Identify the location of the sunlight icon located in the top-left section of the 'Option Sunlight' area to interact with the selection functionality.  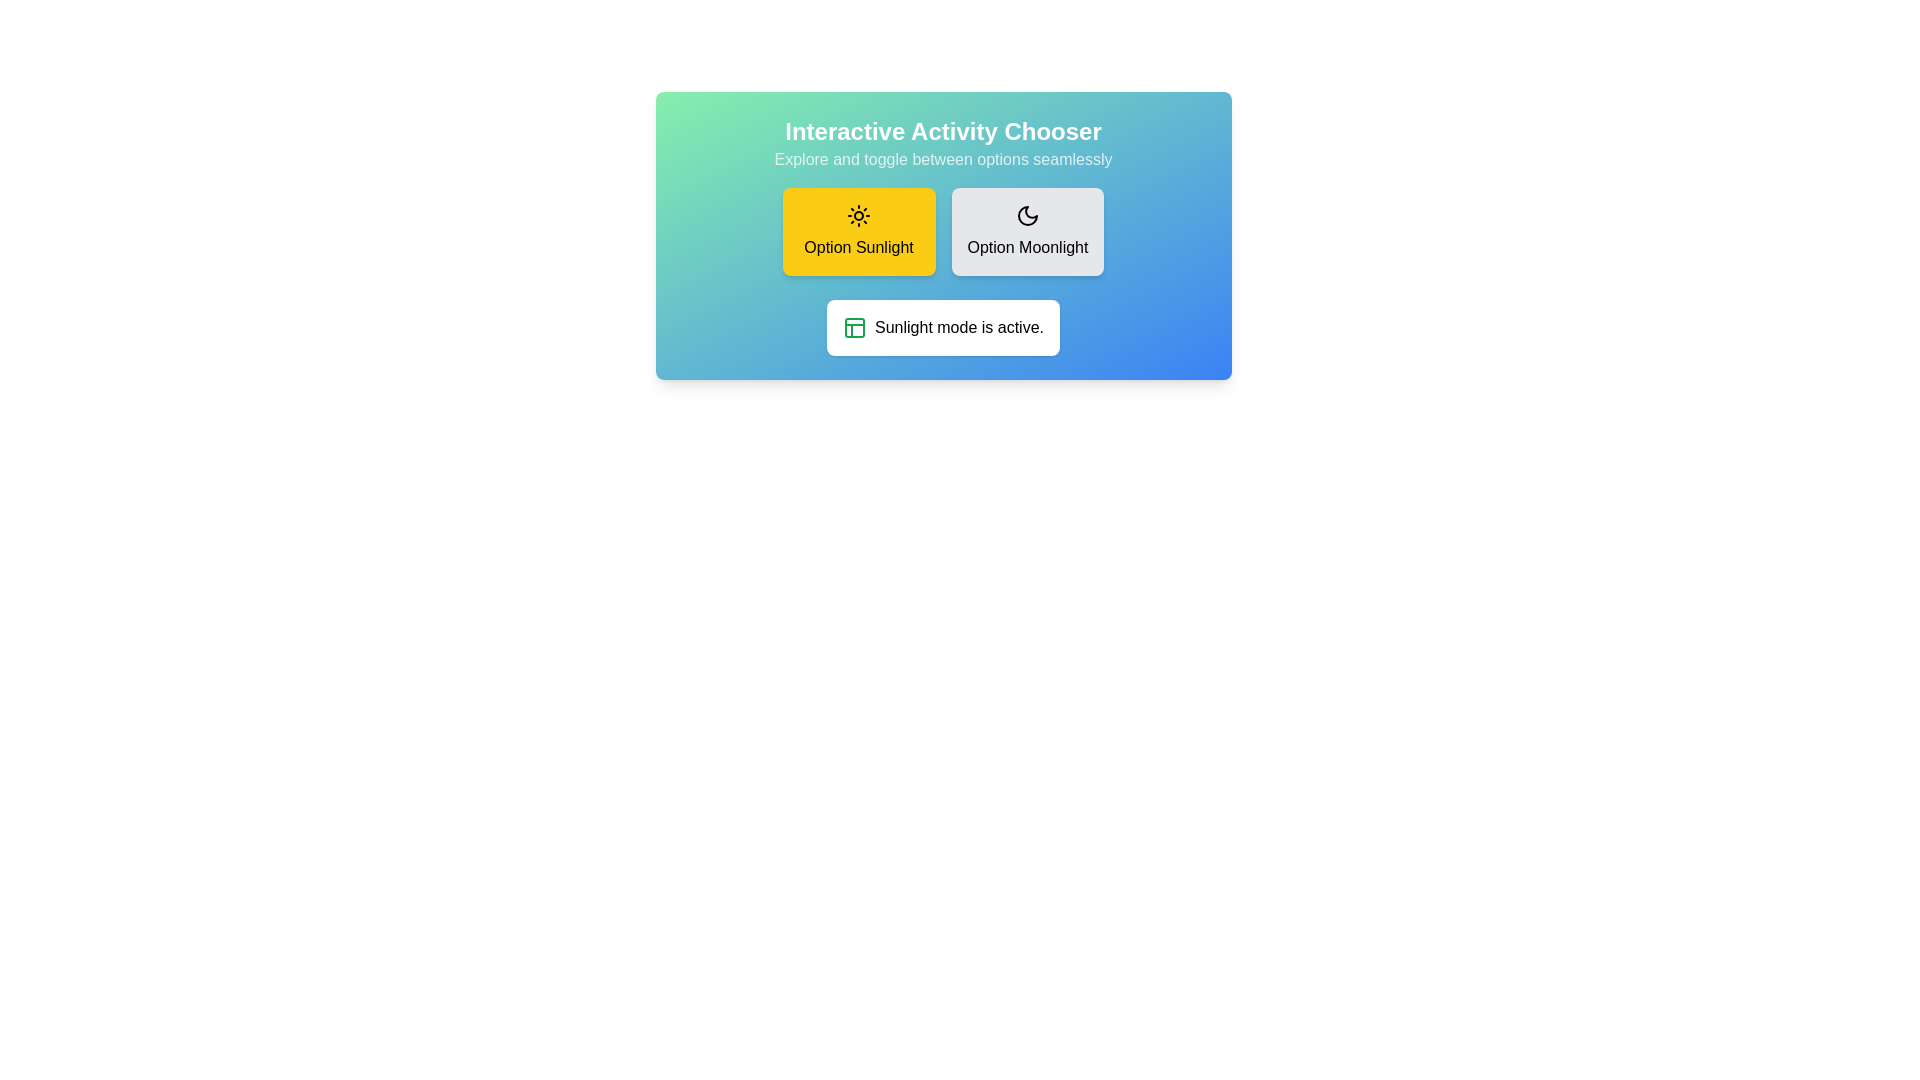
(859, 216).